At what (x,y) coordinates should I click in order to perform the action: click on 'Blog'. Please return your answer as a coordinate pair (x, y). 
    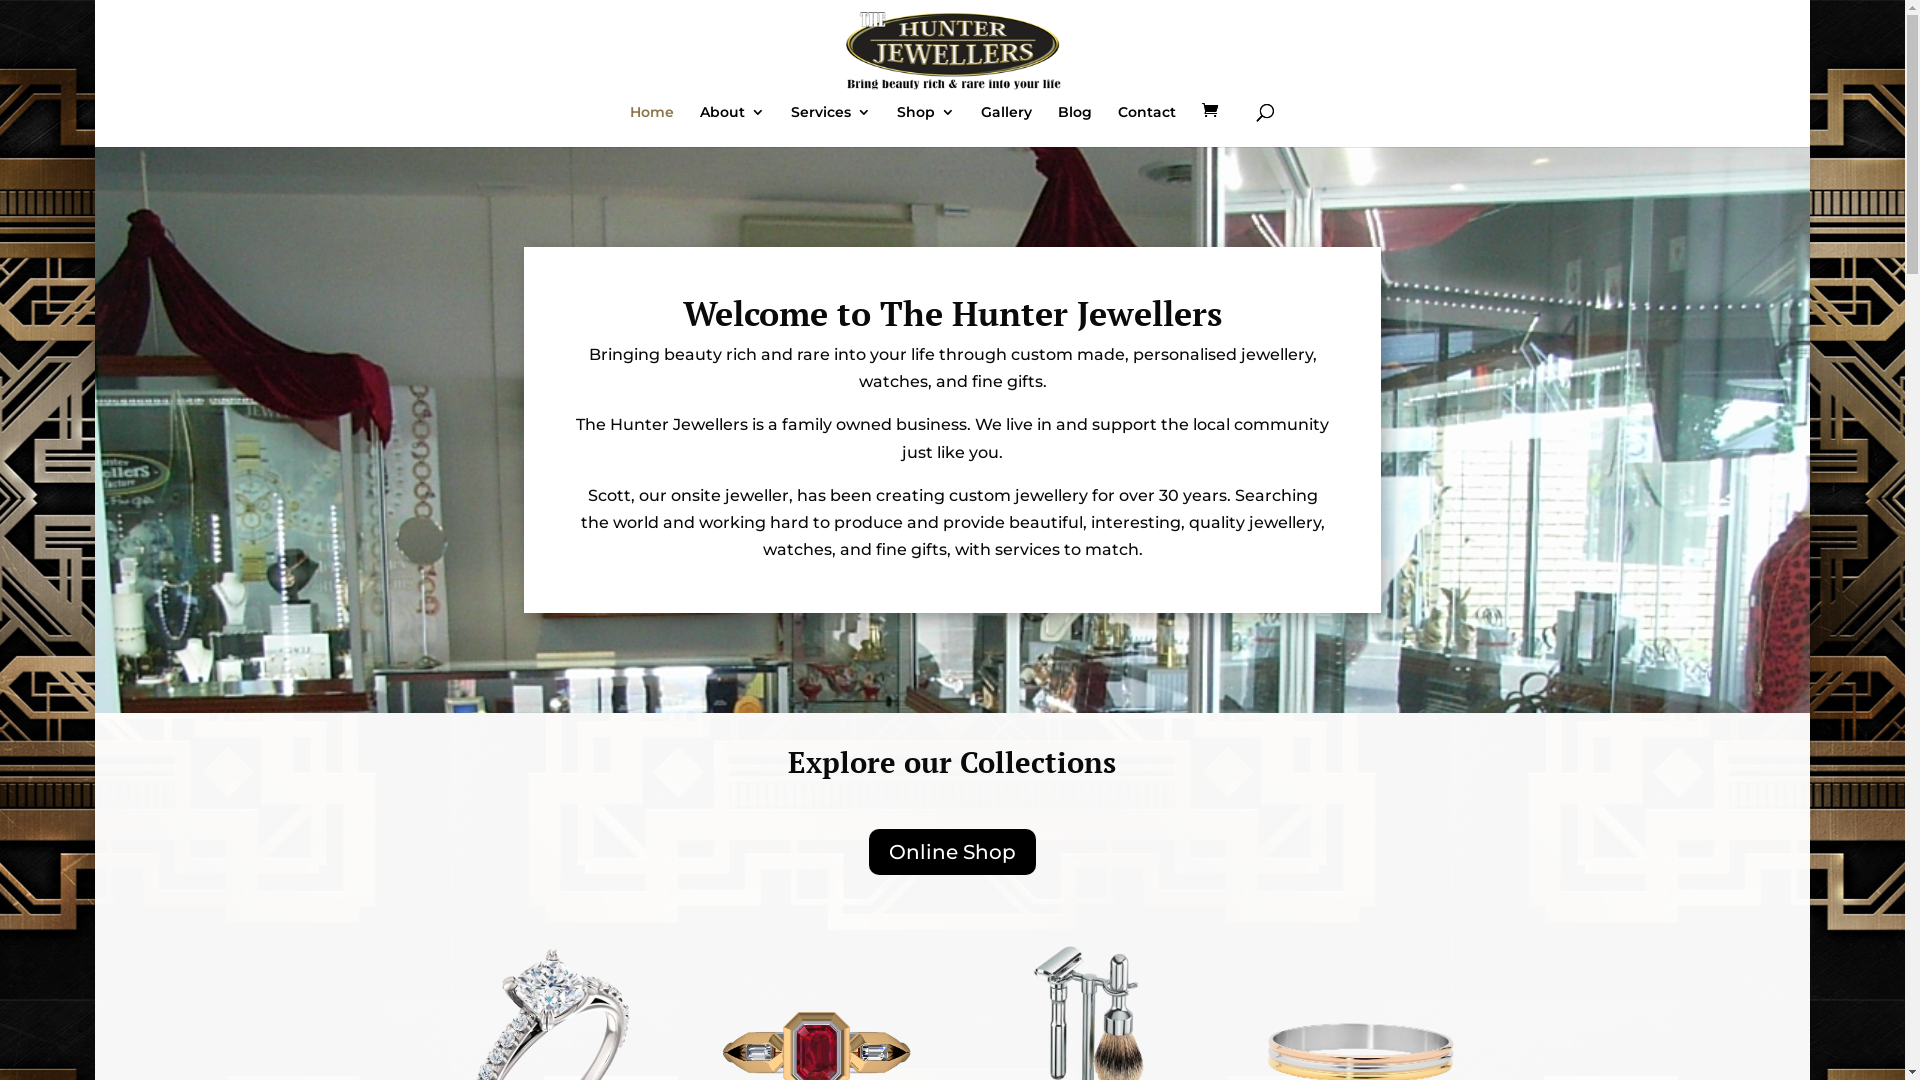
    Looking at the image, I should click on (1074, 126).